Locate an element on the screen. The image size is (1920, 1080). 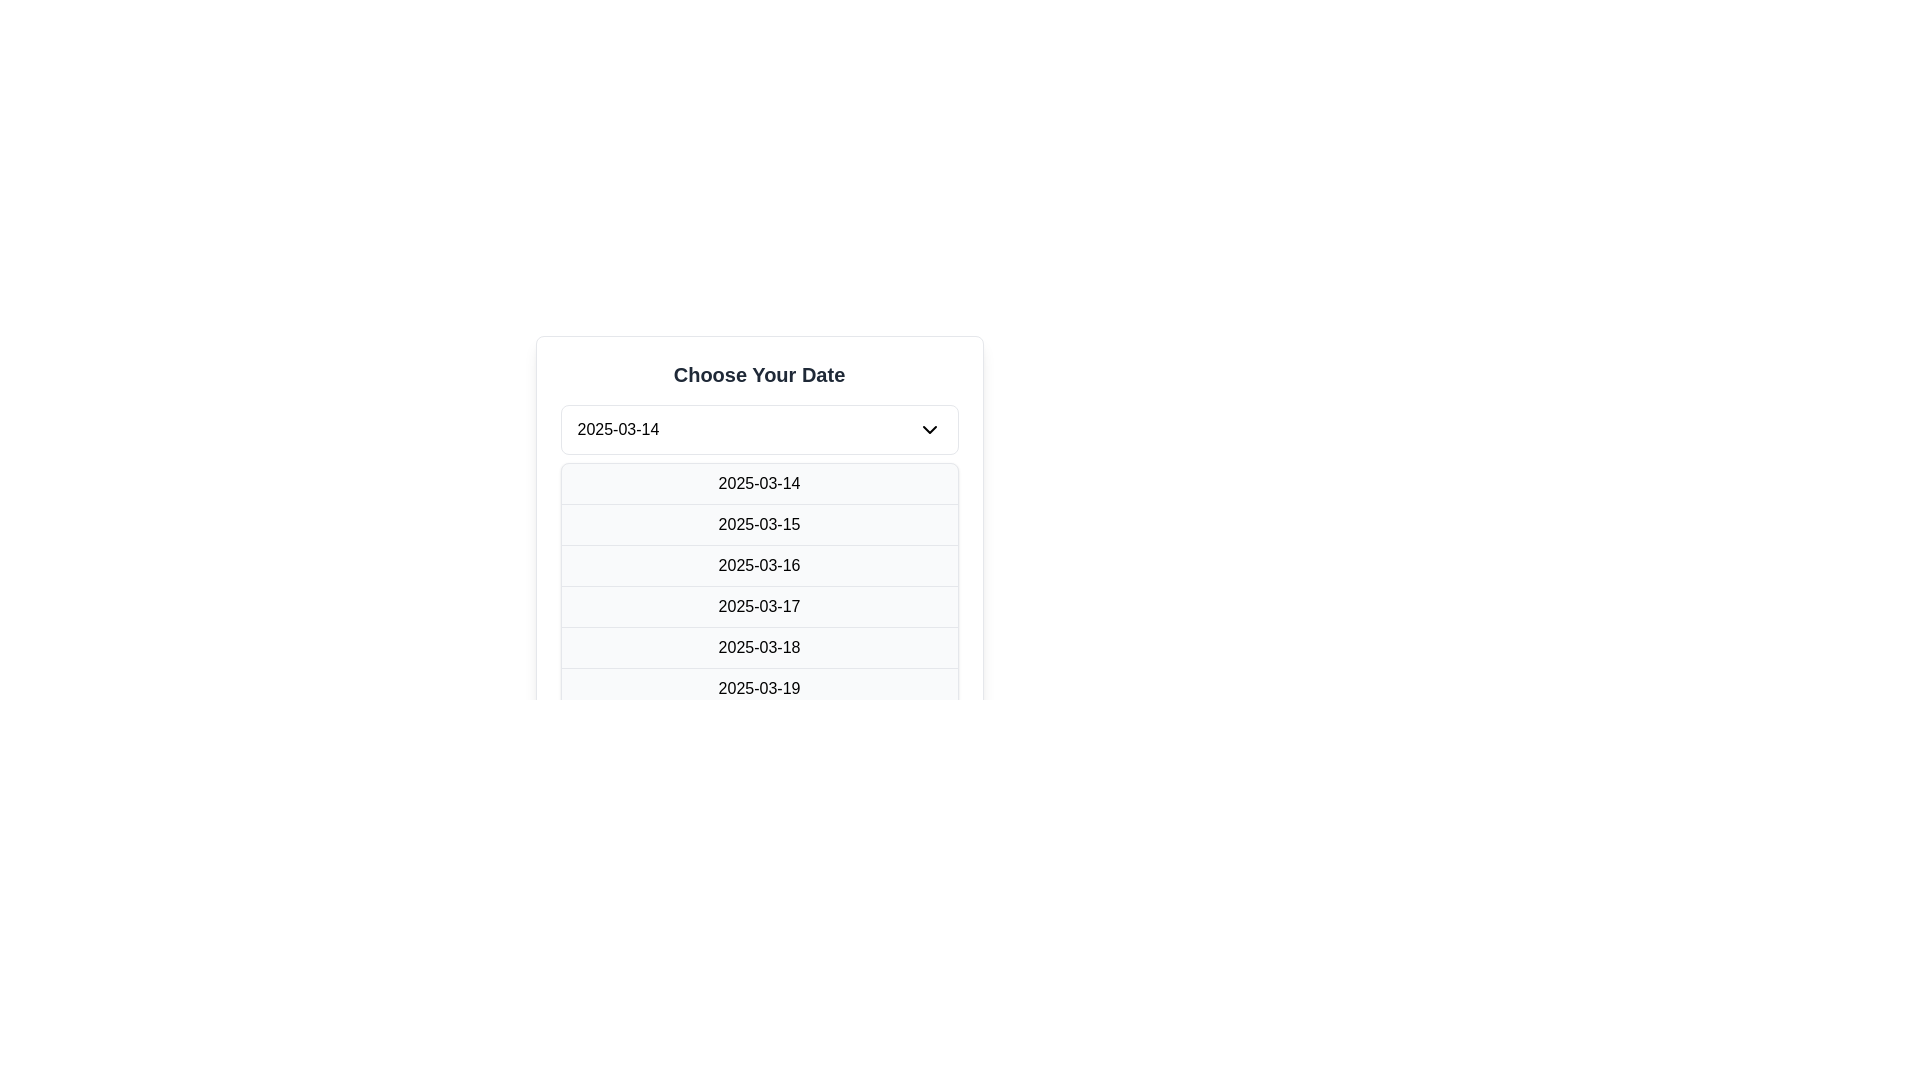
the dropdown menu displaying '2025-03-14' is located at coordinates (758, 428).